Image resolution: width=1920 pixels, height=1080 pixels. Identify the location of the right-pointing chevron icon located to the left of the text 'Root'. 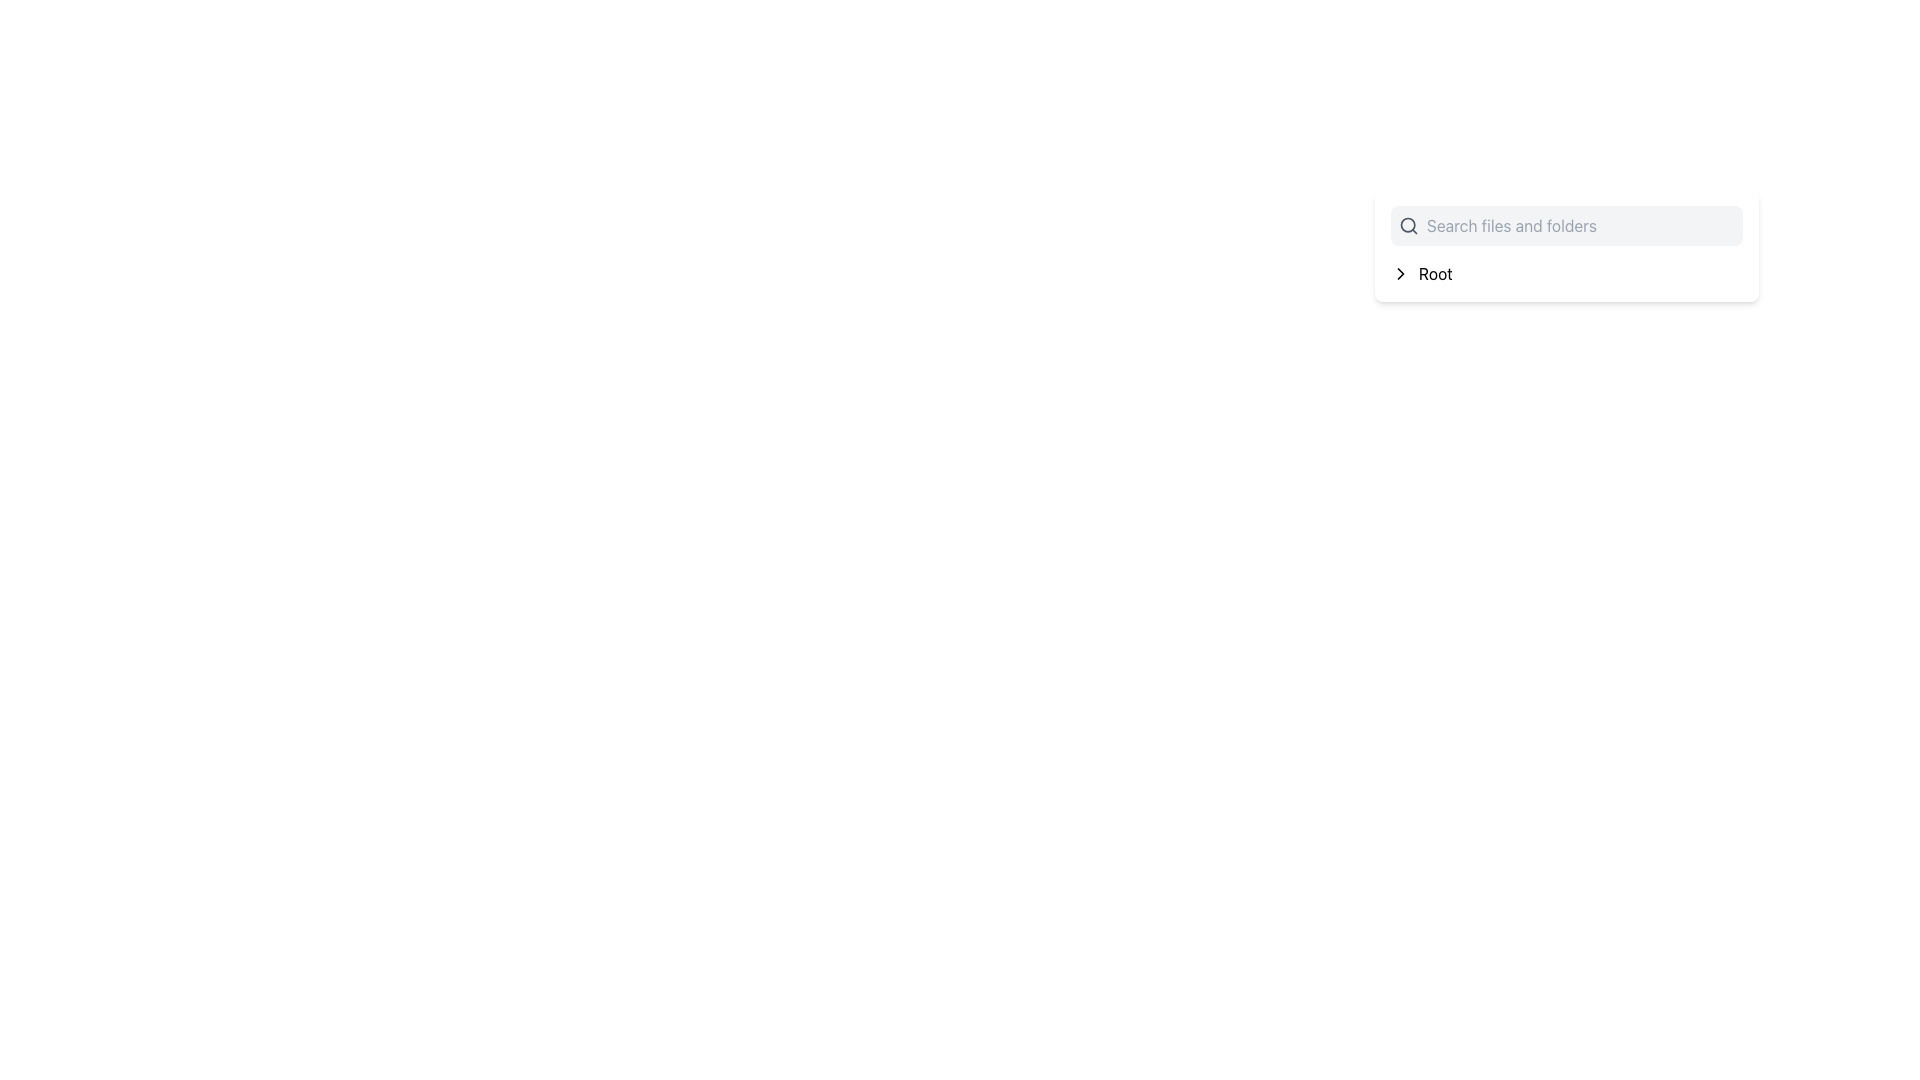
(1400, 273).